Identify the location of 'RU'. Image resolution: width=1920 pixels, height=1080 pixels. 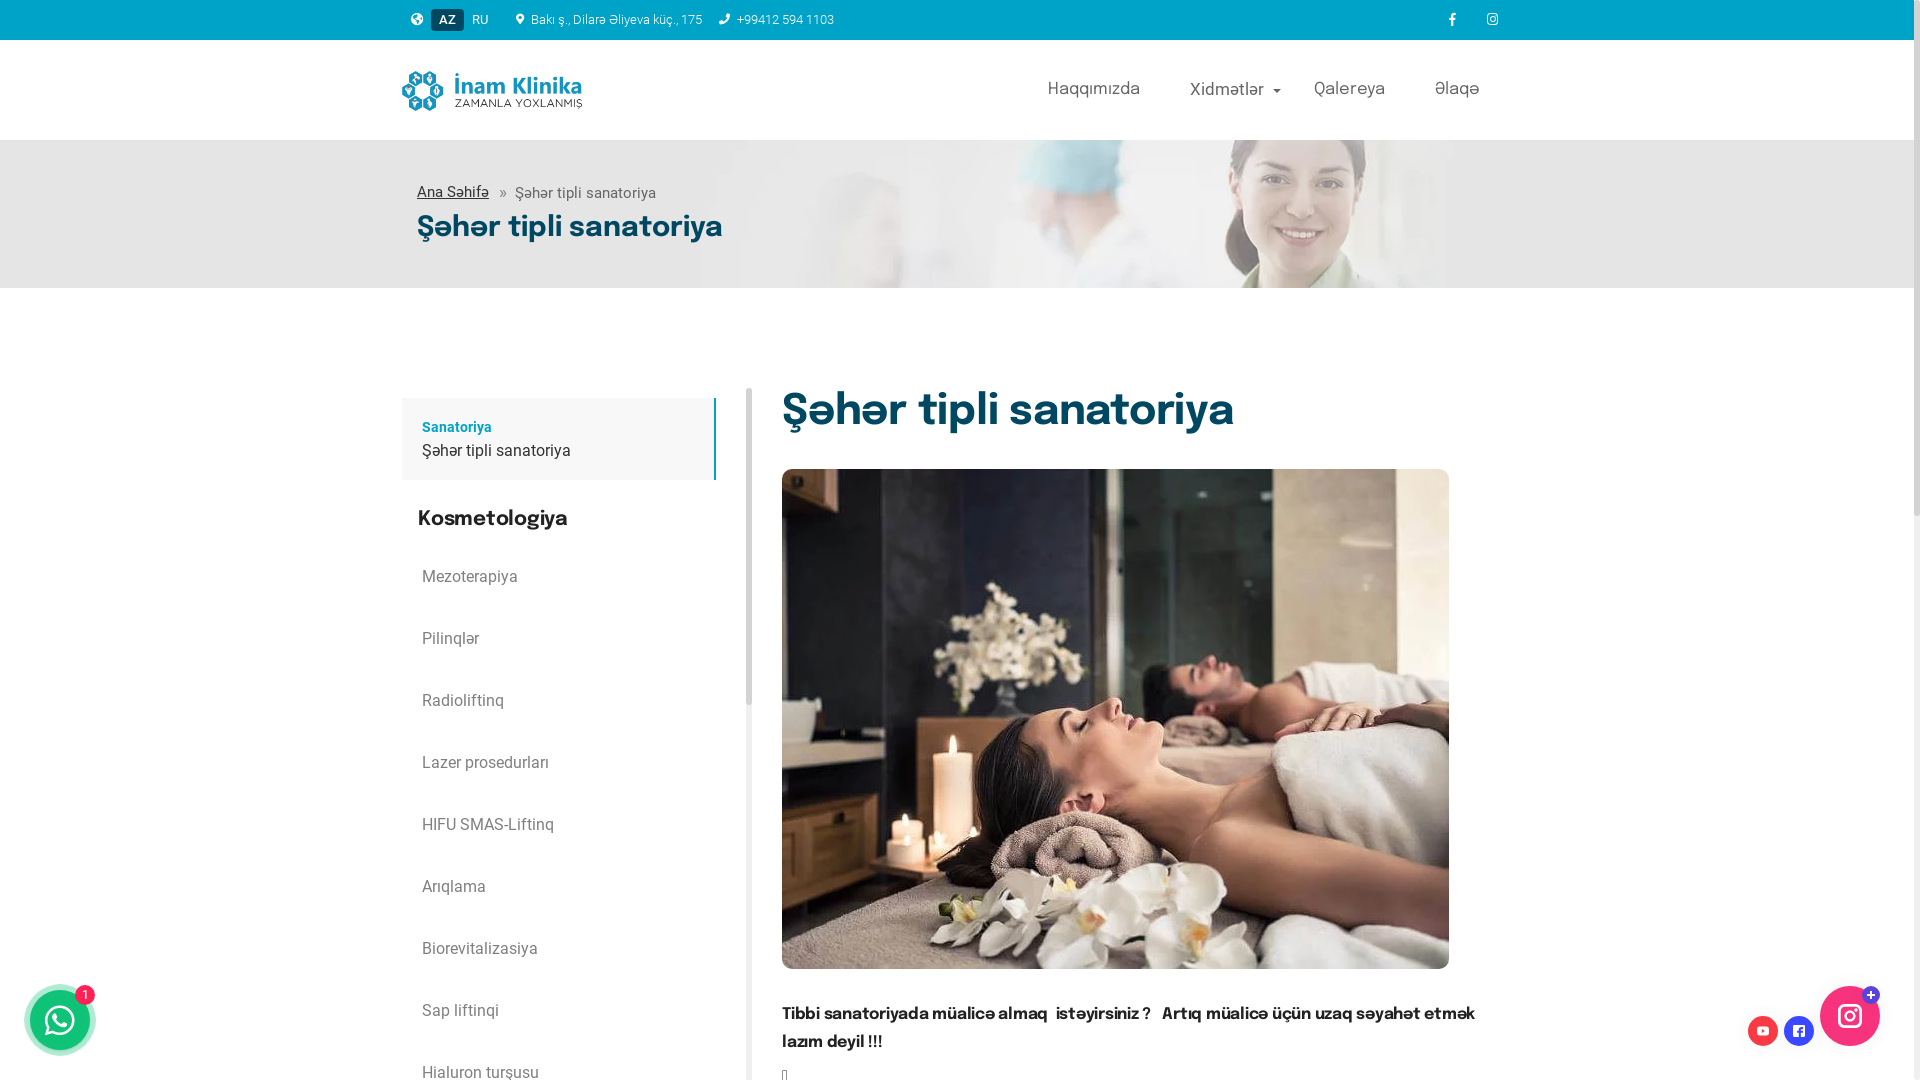
(480, 19).